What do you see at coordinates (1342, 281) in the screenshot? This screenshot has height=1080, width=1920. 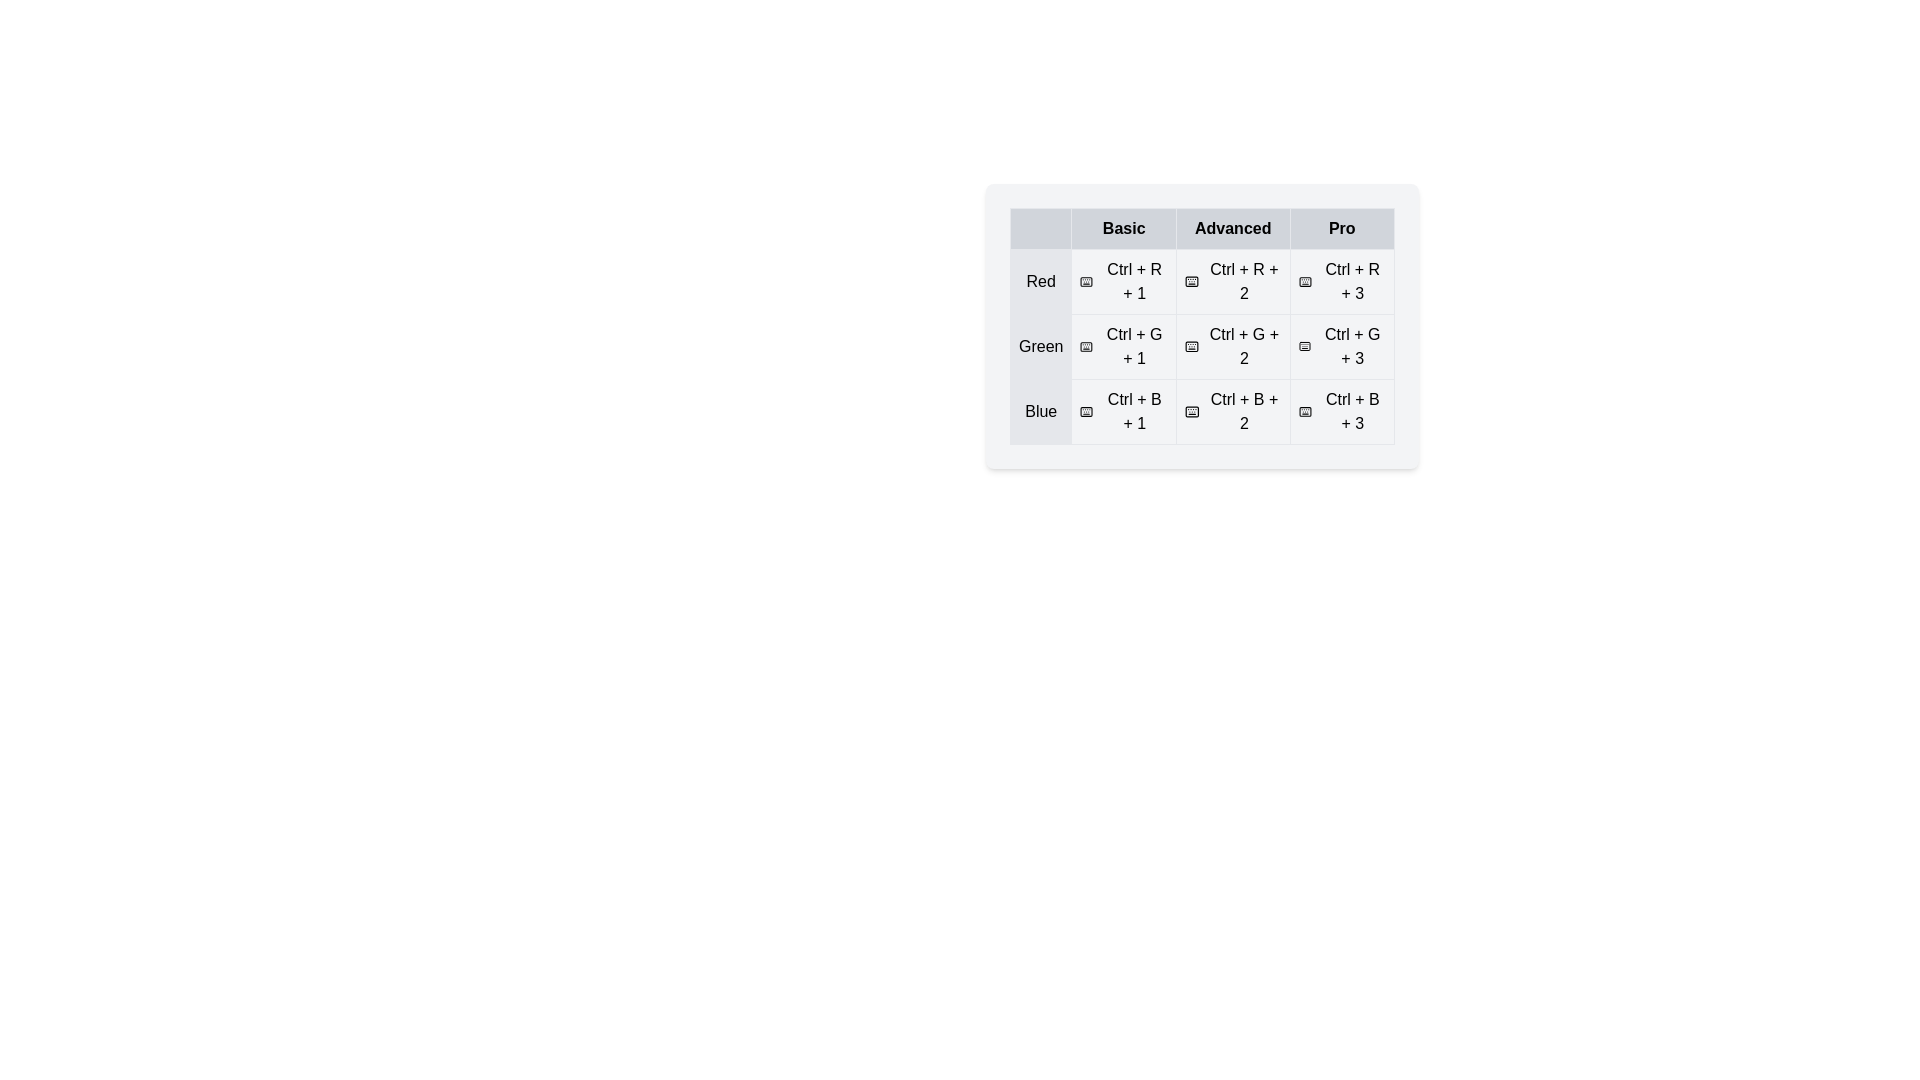 I see `the keyboard shortcut label displaying 'Ctrl + R + 3' located in the third row and third column of the grid under the 'Red' category` at bounding box center [1342, 281].